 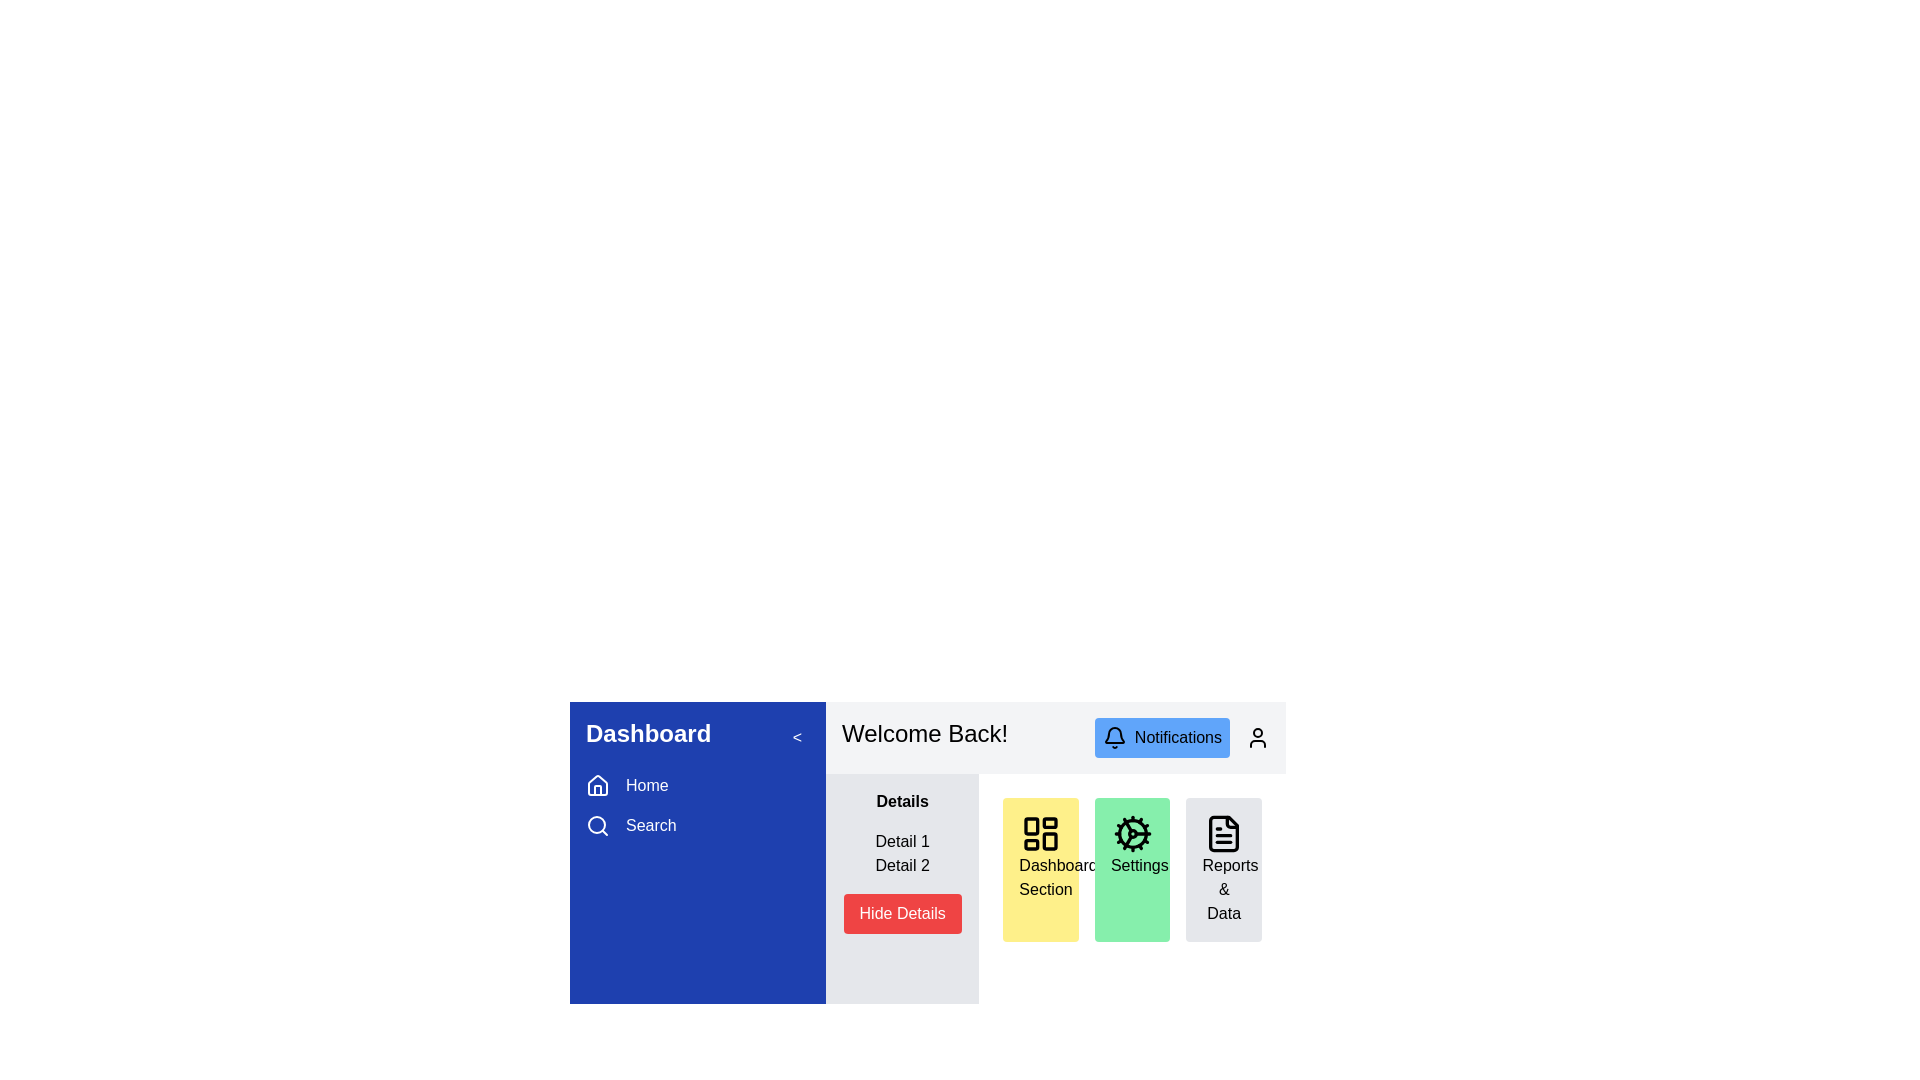 I want to click on the settings icon located inside the green rectangle labeled 'Settings', so click(x=1132, y=833).